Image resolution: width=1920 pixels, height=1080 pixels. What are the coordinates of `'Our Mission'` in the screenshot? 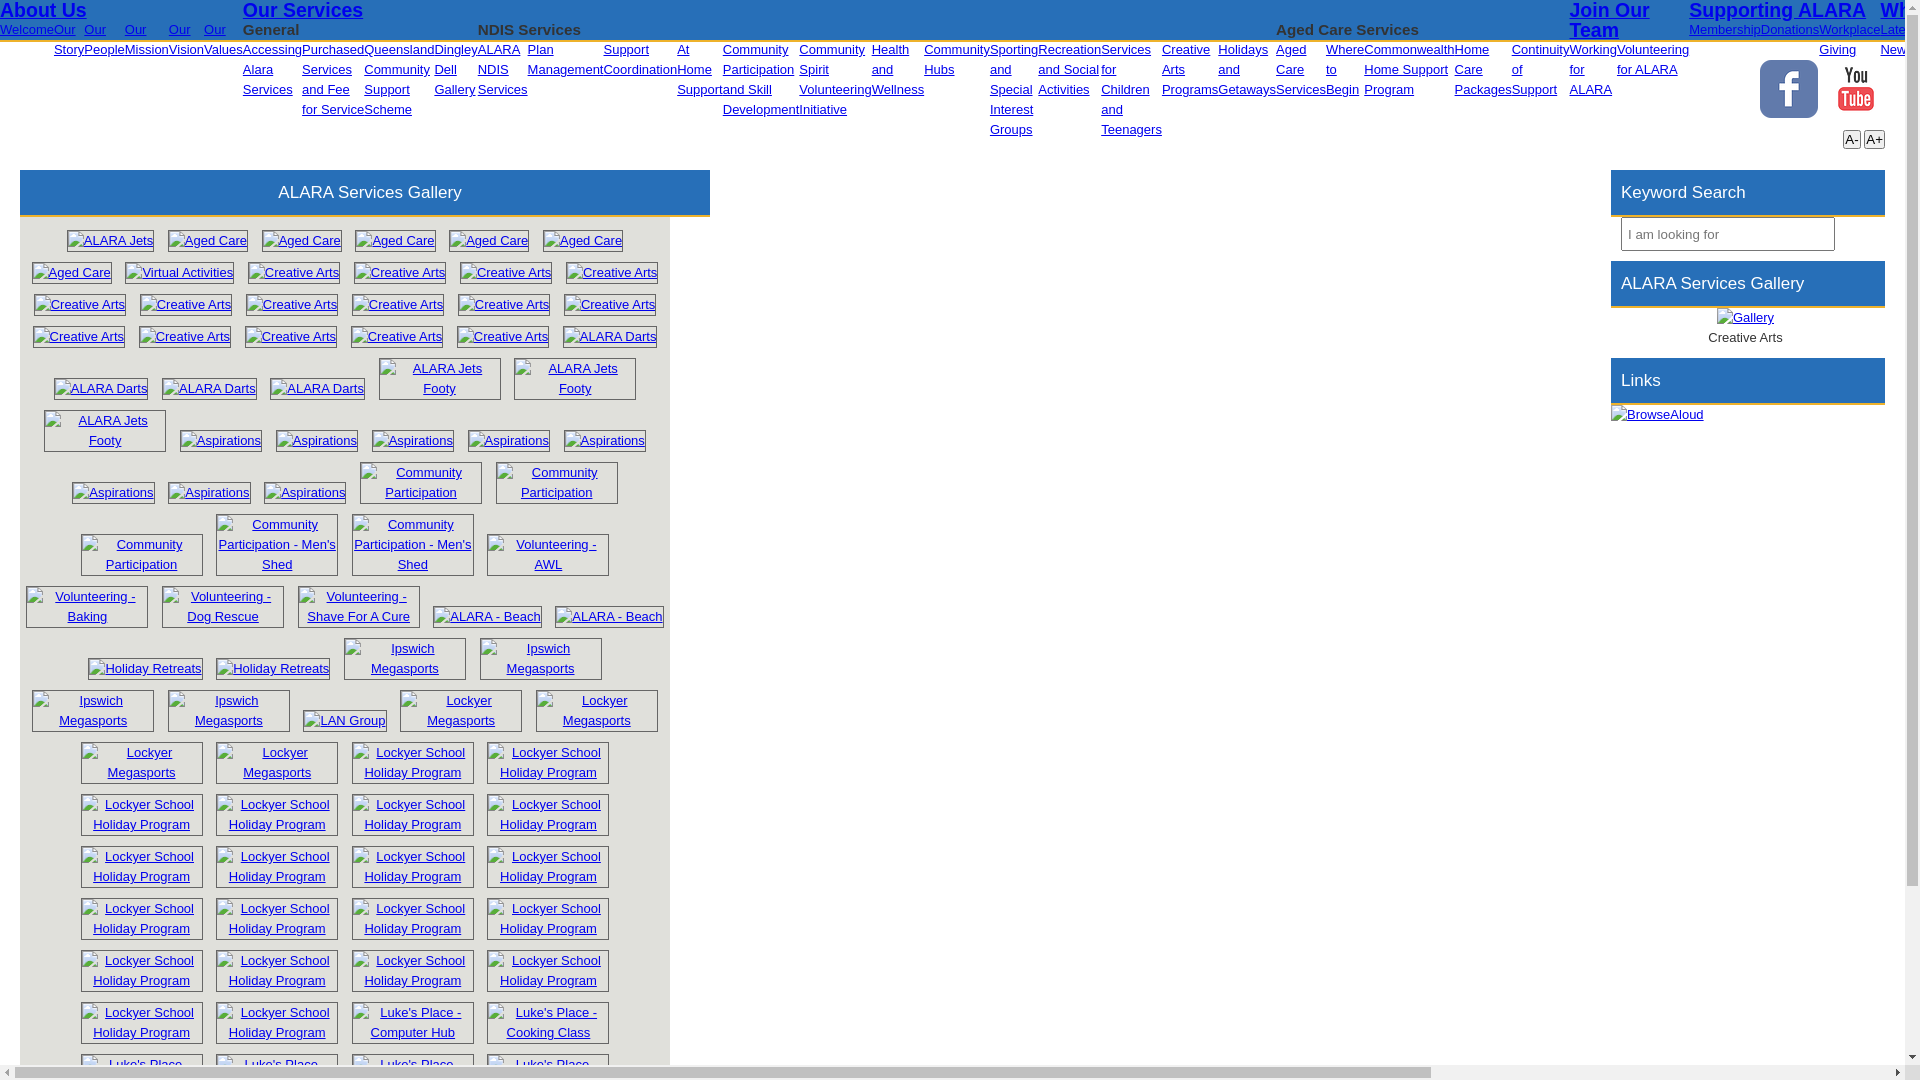 It's located at (146, 39).